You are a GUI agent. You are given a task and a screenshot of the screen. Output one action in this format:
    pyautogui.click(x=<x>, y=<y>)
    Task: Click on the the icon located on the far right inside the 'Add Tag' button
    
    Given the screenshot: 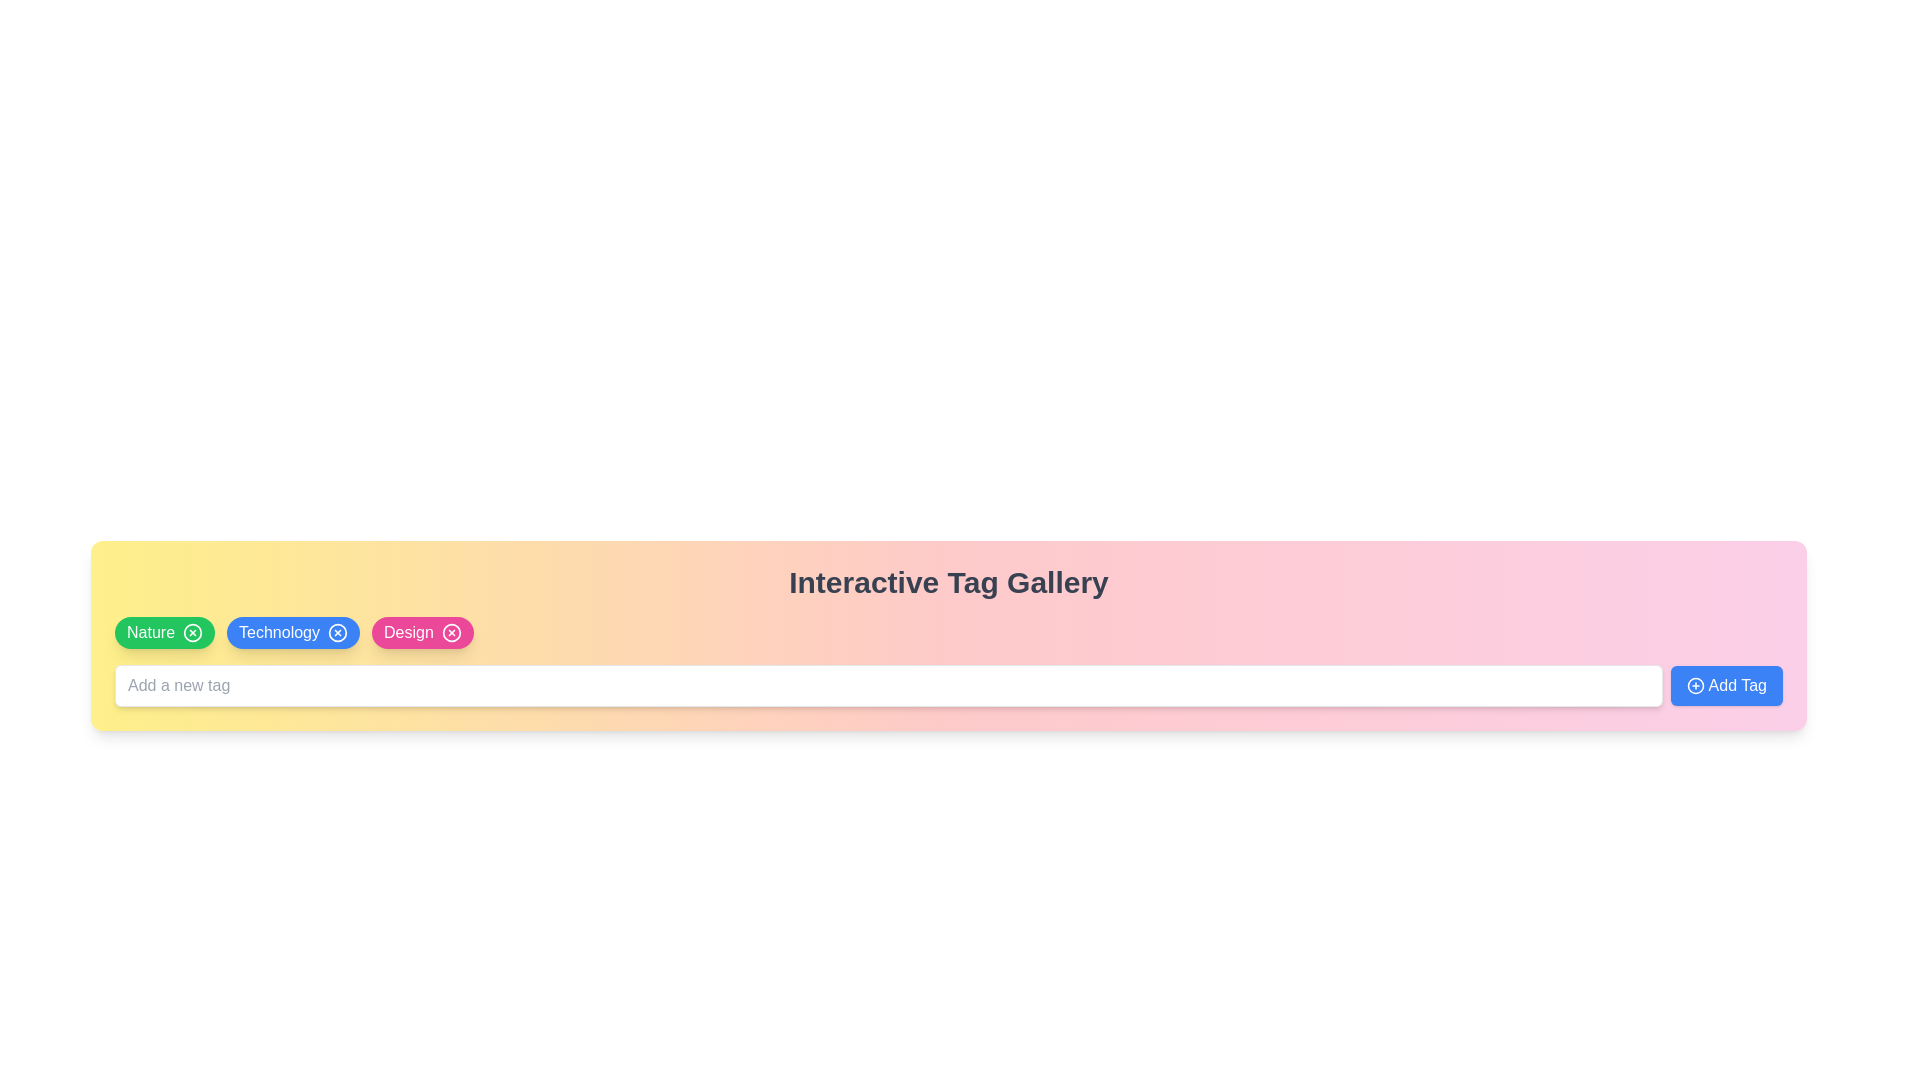 What is the action you would take?
    pyautogui.click(x=1694, y=685)
    